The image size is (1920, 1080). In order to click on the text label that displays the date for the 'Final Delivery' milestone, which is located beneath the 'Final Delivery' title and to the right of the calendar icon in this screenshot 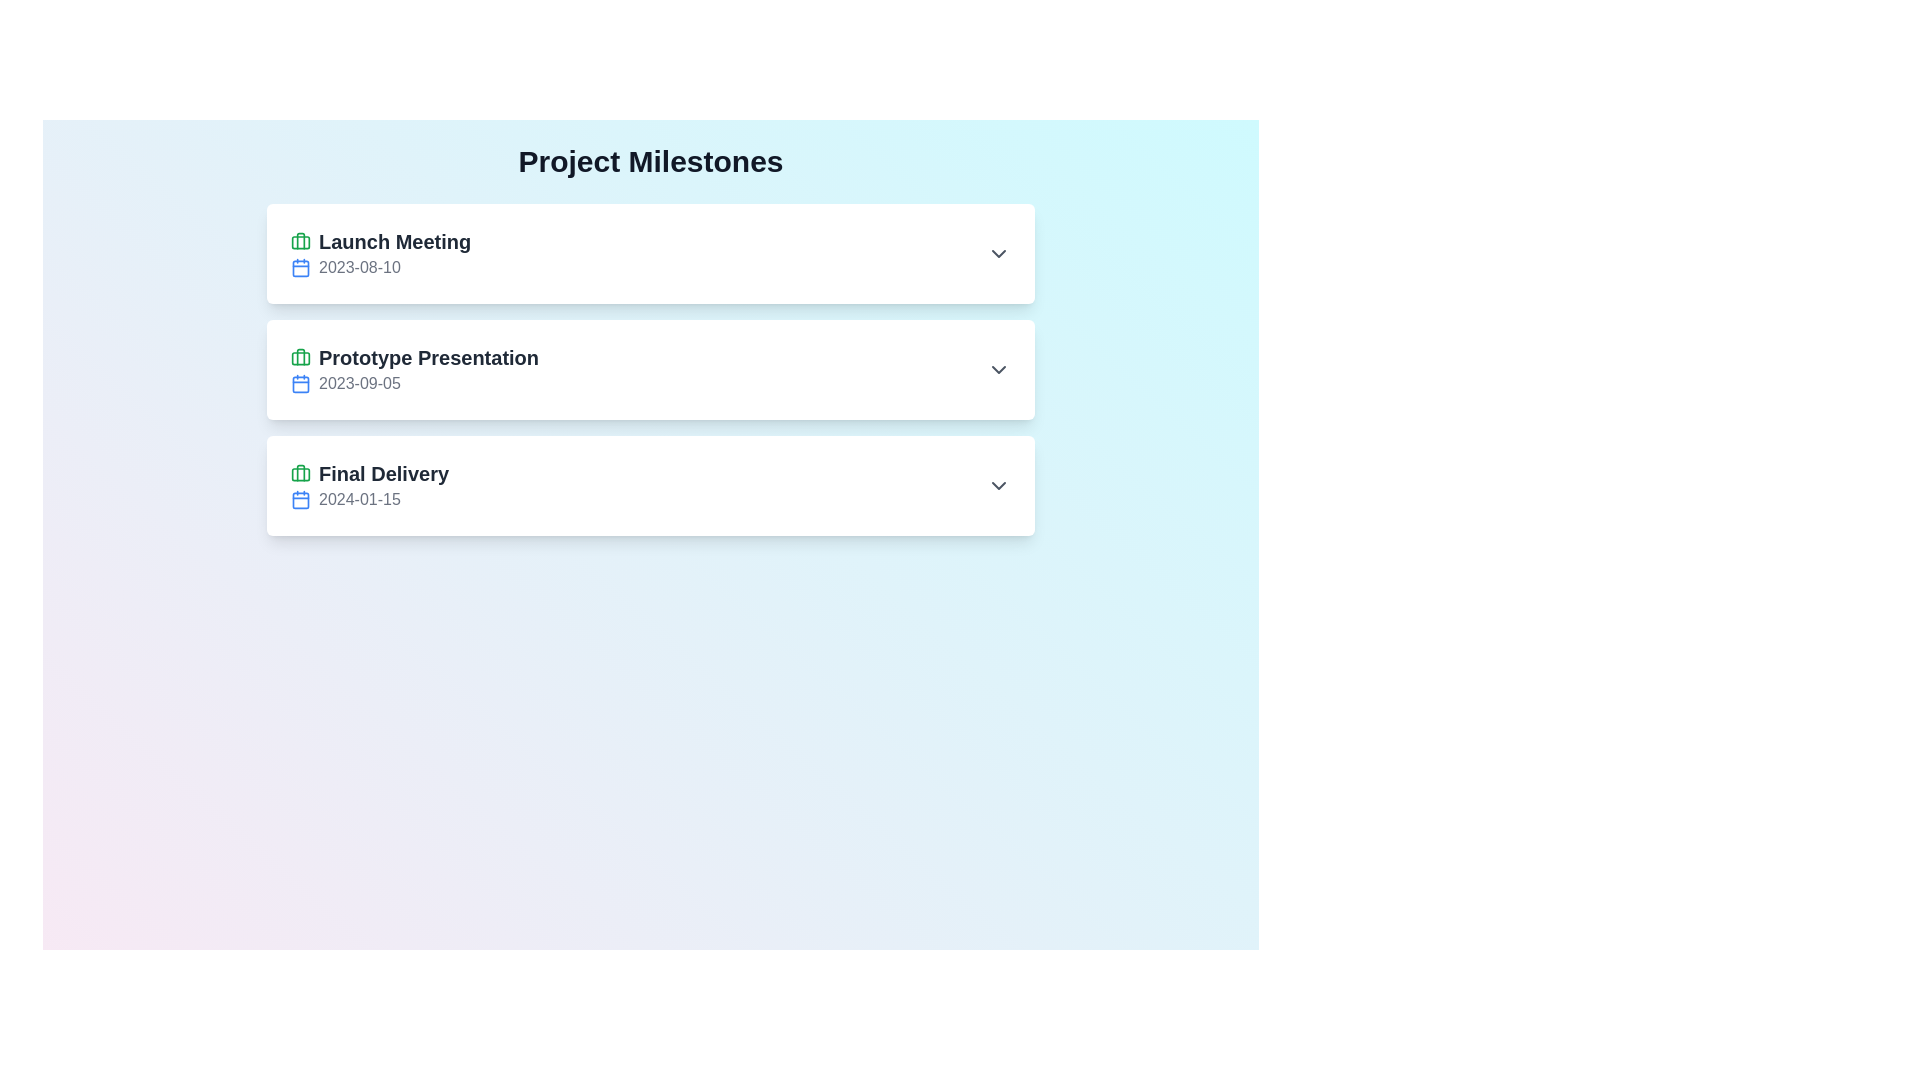, I will do `click(369, 499)`.